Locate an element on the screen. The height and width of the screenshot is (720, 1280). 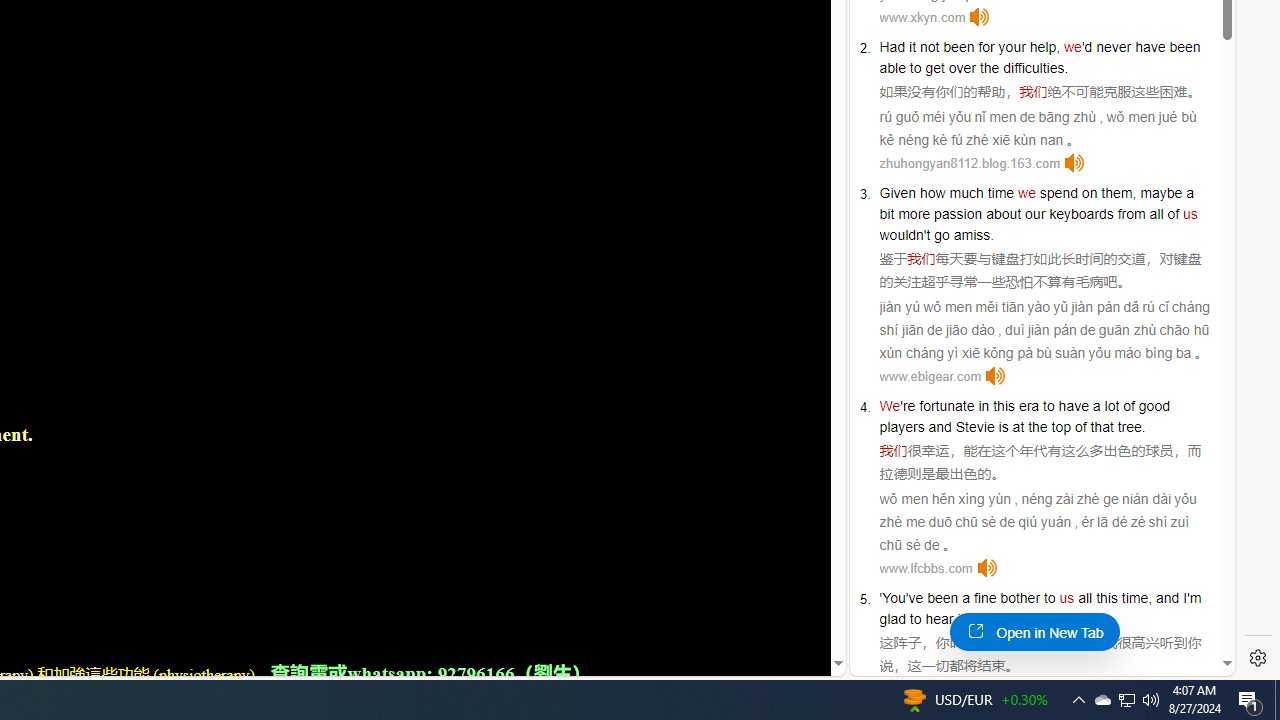
'www.xkyn.com' is located at coordinates (921, 17).